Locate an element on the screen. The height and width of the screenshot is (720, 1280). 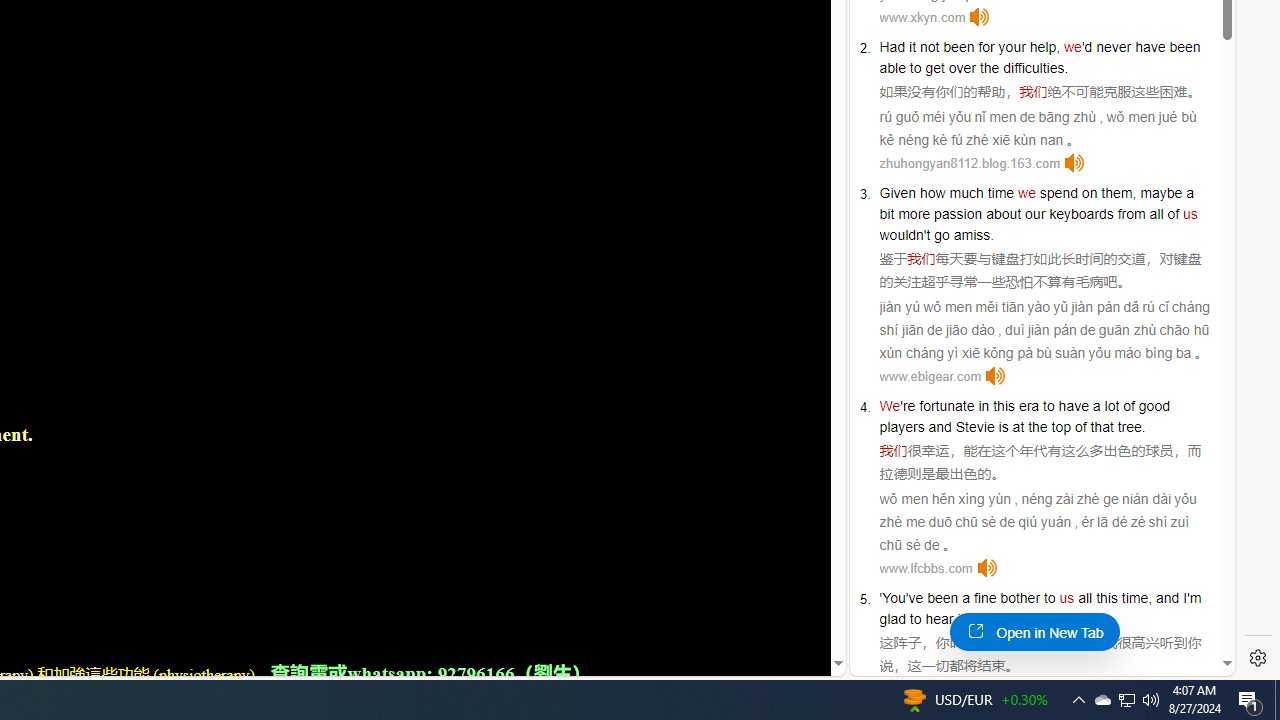
'www.xkyn.com' is located at coordinates (921, 17).